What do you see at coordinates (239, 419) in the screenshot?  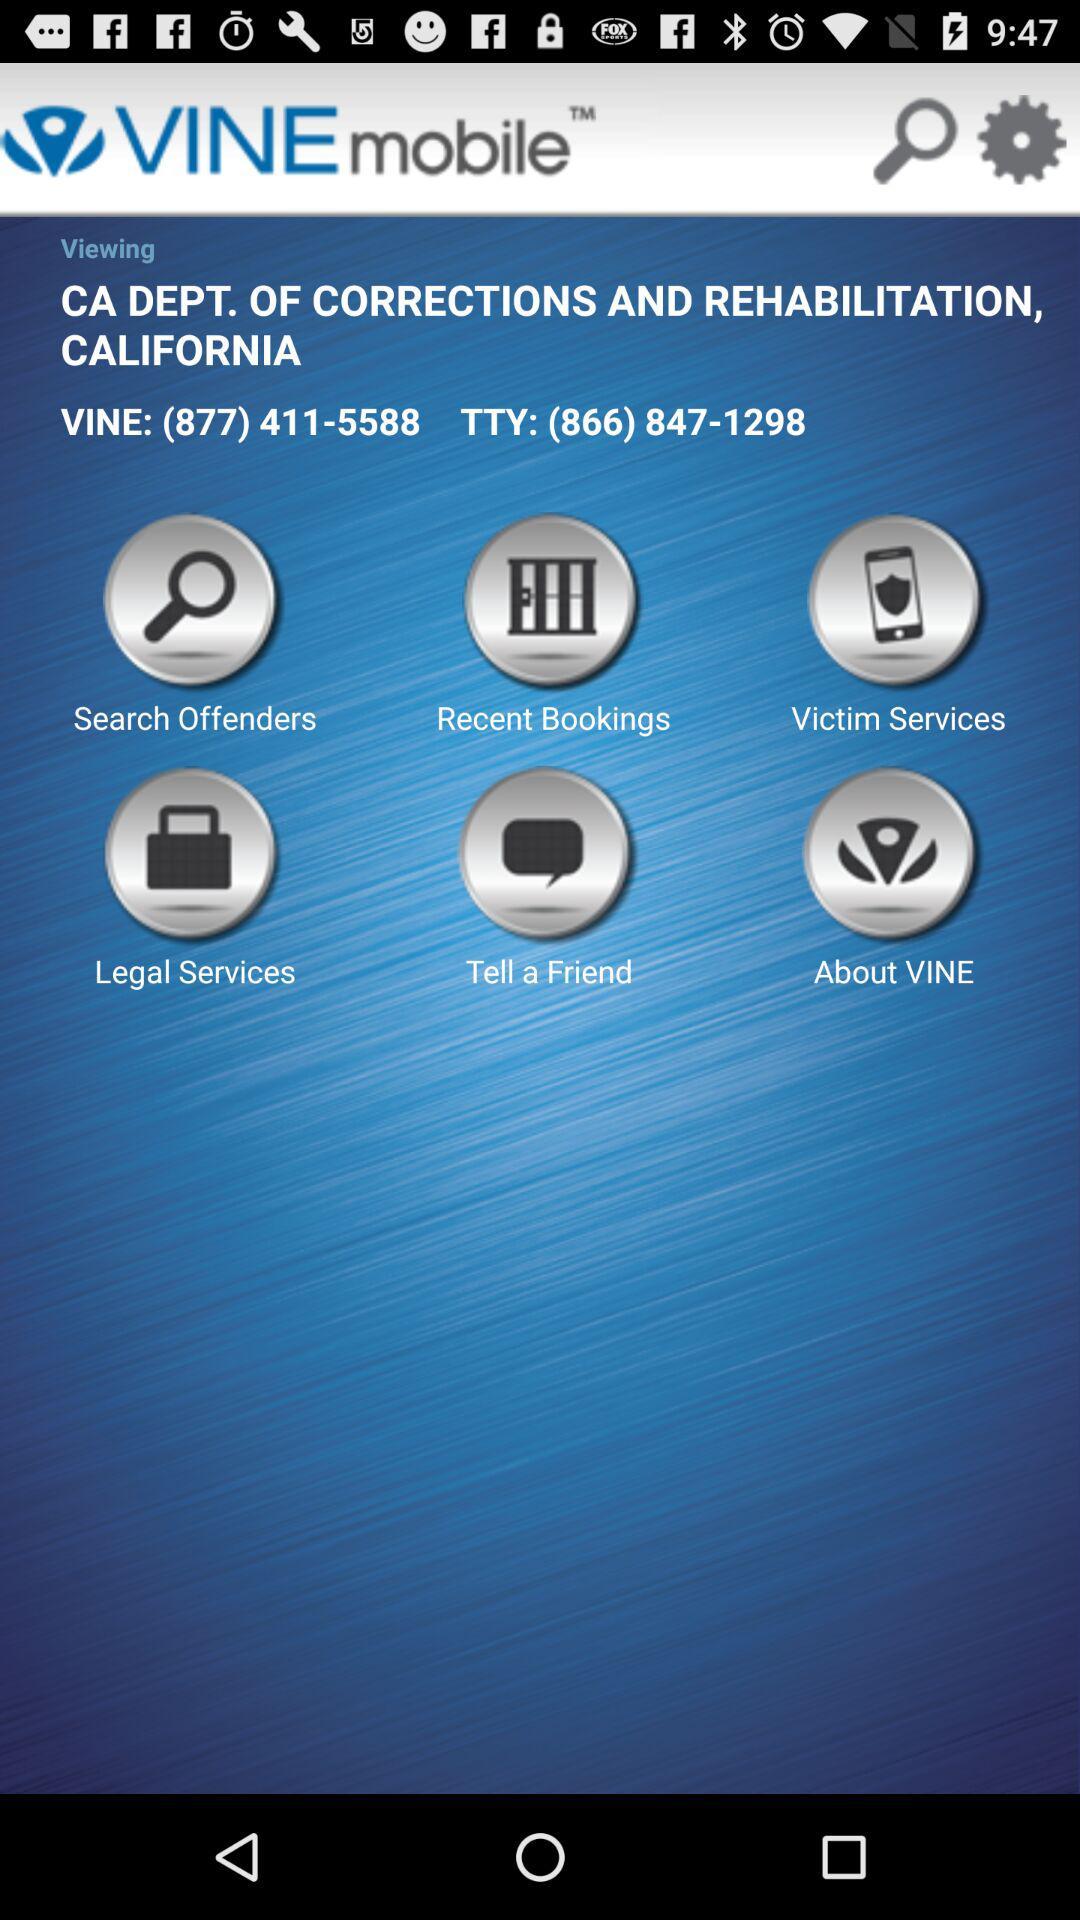 I see `the item above the search offenders item` at bounding box center [239, 419].